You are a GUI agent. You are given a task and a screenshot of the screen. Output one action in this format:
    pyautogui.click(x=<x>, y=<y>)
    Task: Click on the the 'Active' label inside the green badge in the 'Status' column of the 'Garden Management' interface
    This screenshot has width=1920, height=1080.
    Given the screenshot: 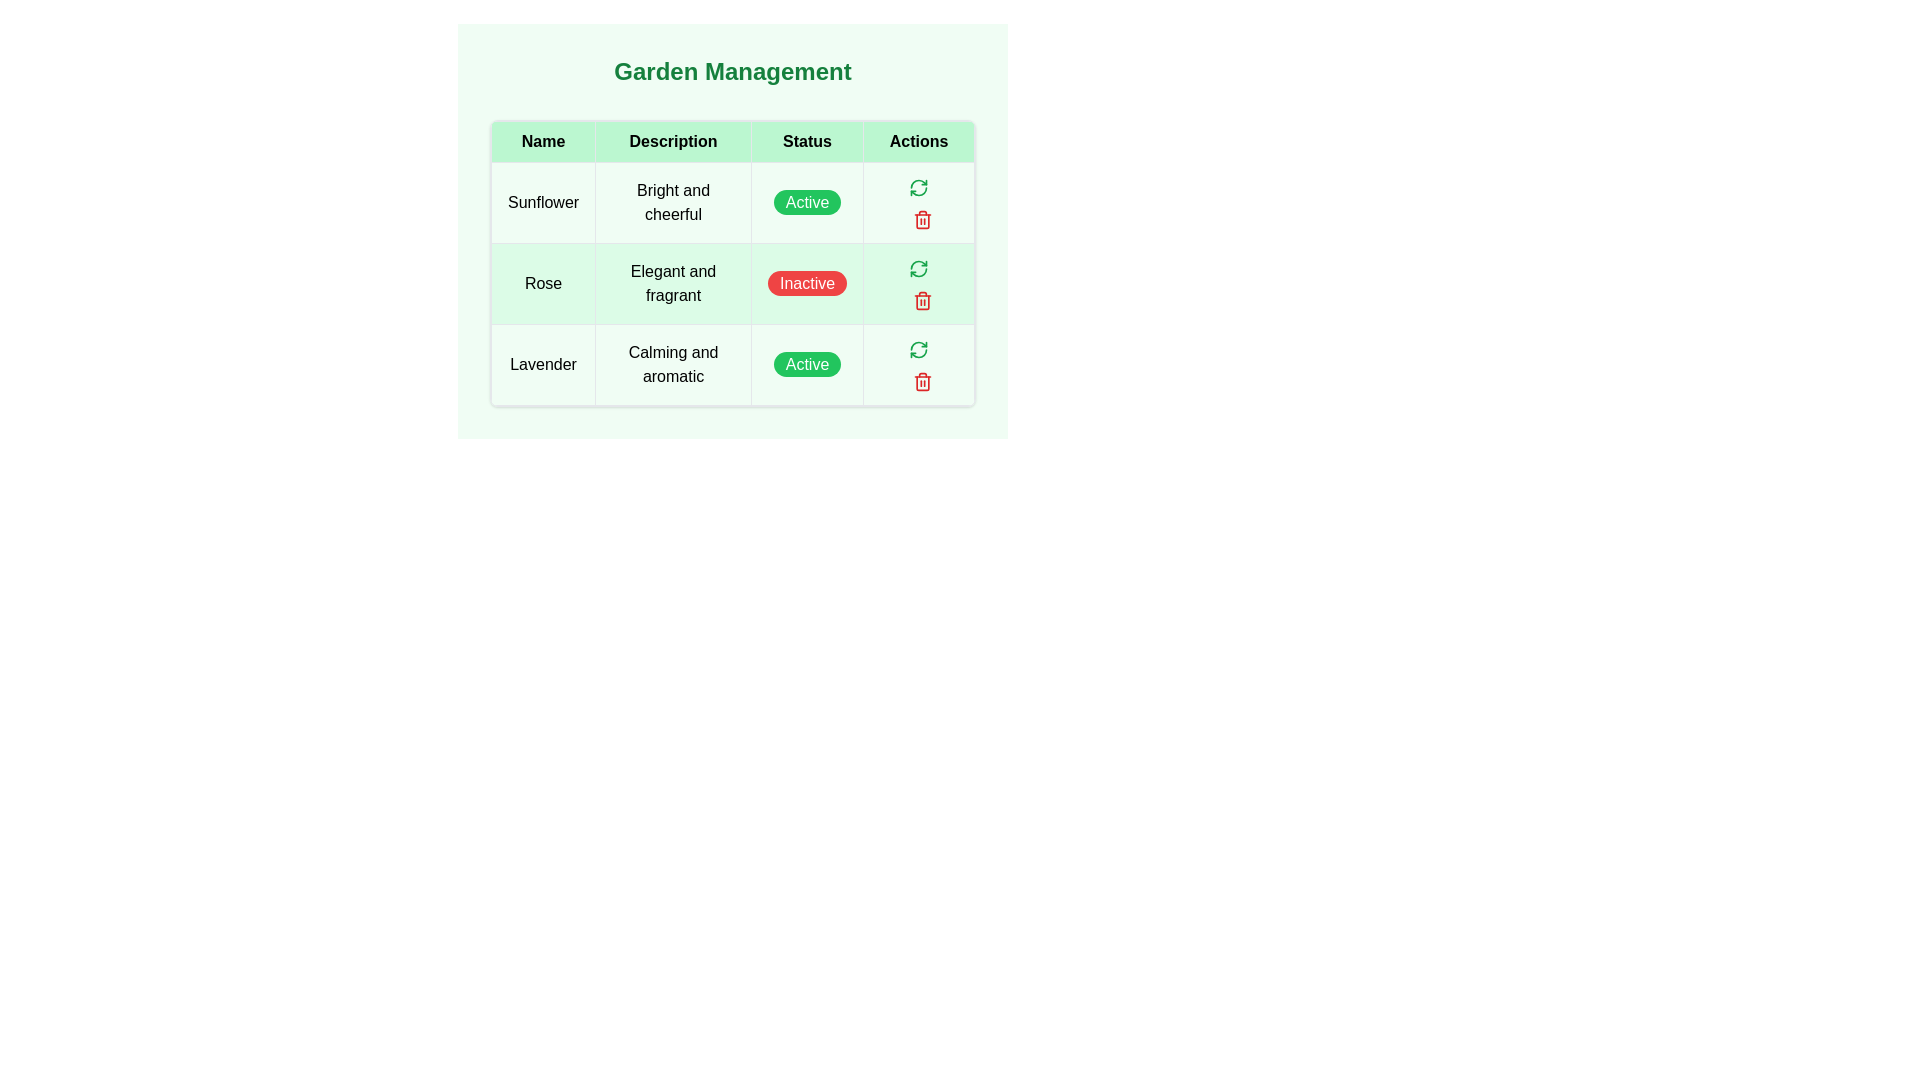 What is the action you would take?
    pyautogui.click(x=807, y=203)
    